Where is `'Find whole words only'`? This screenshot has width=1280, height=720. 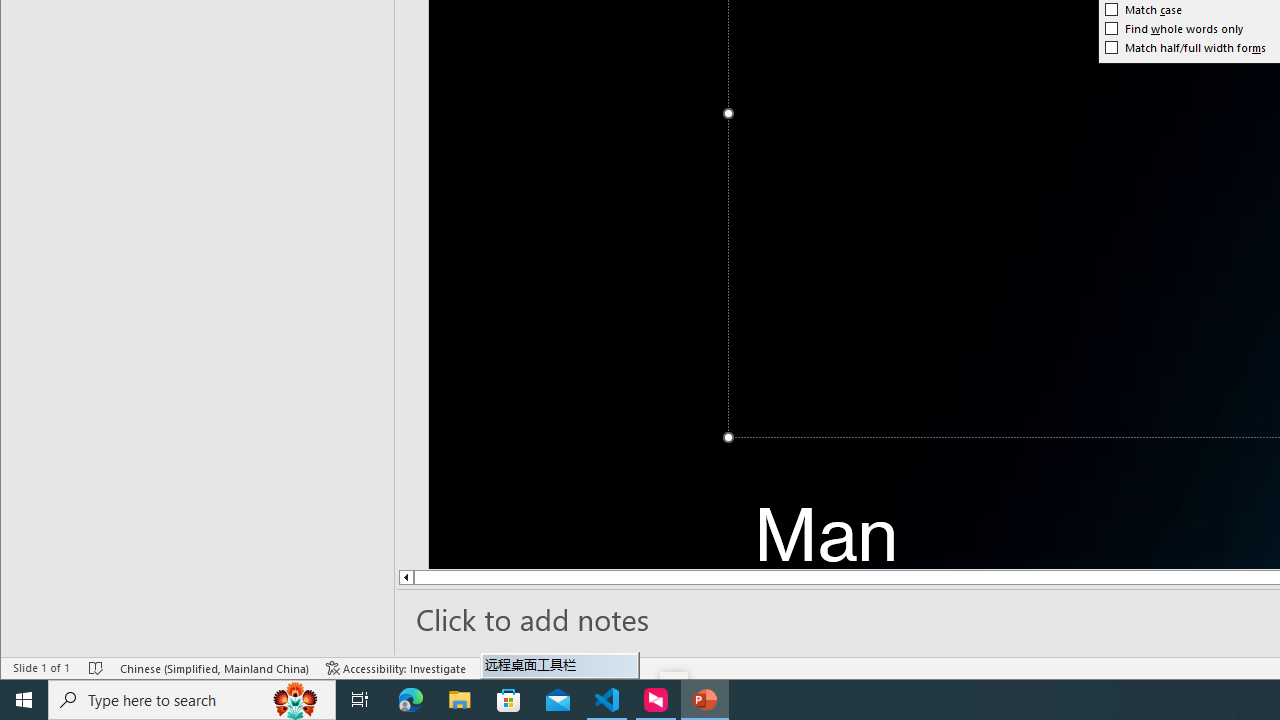
'Find whole words only' is located at coordinates (1175, 28).